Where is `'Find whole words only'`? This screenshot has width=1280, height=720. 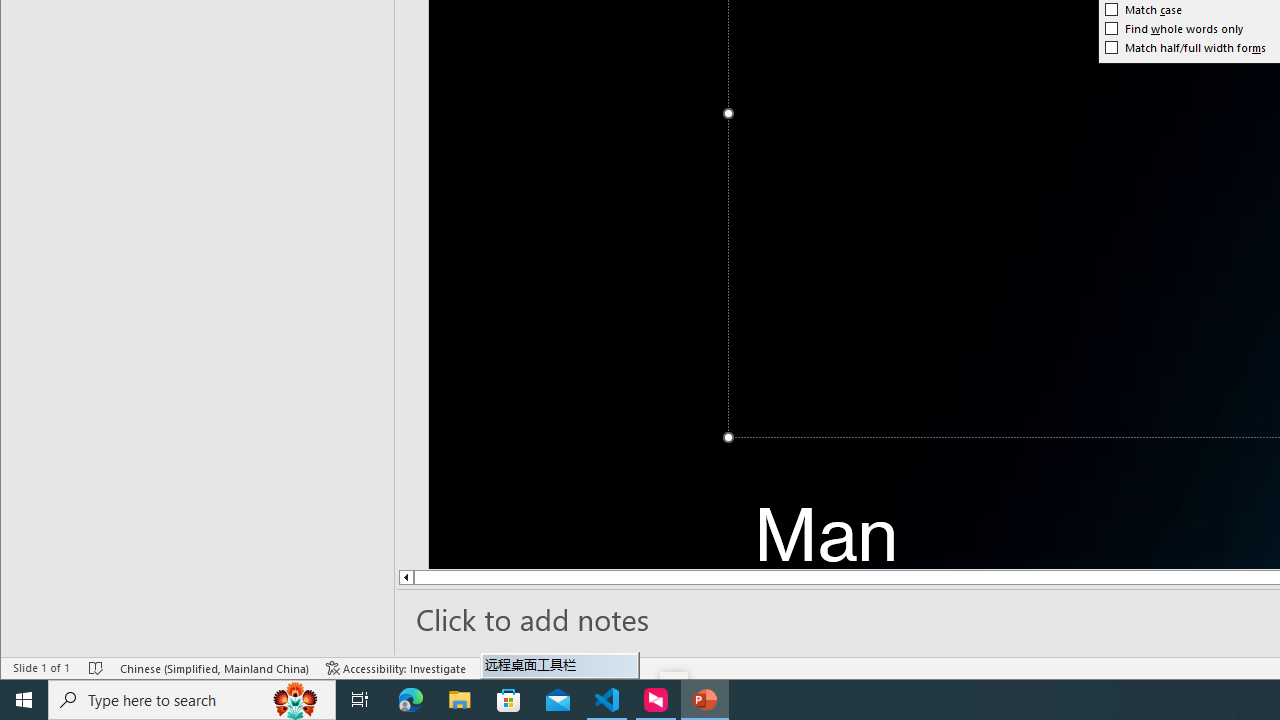
'Find whole words only' is located at coordinates (1175, 28).